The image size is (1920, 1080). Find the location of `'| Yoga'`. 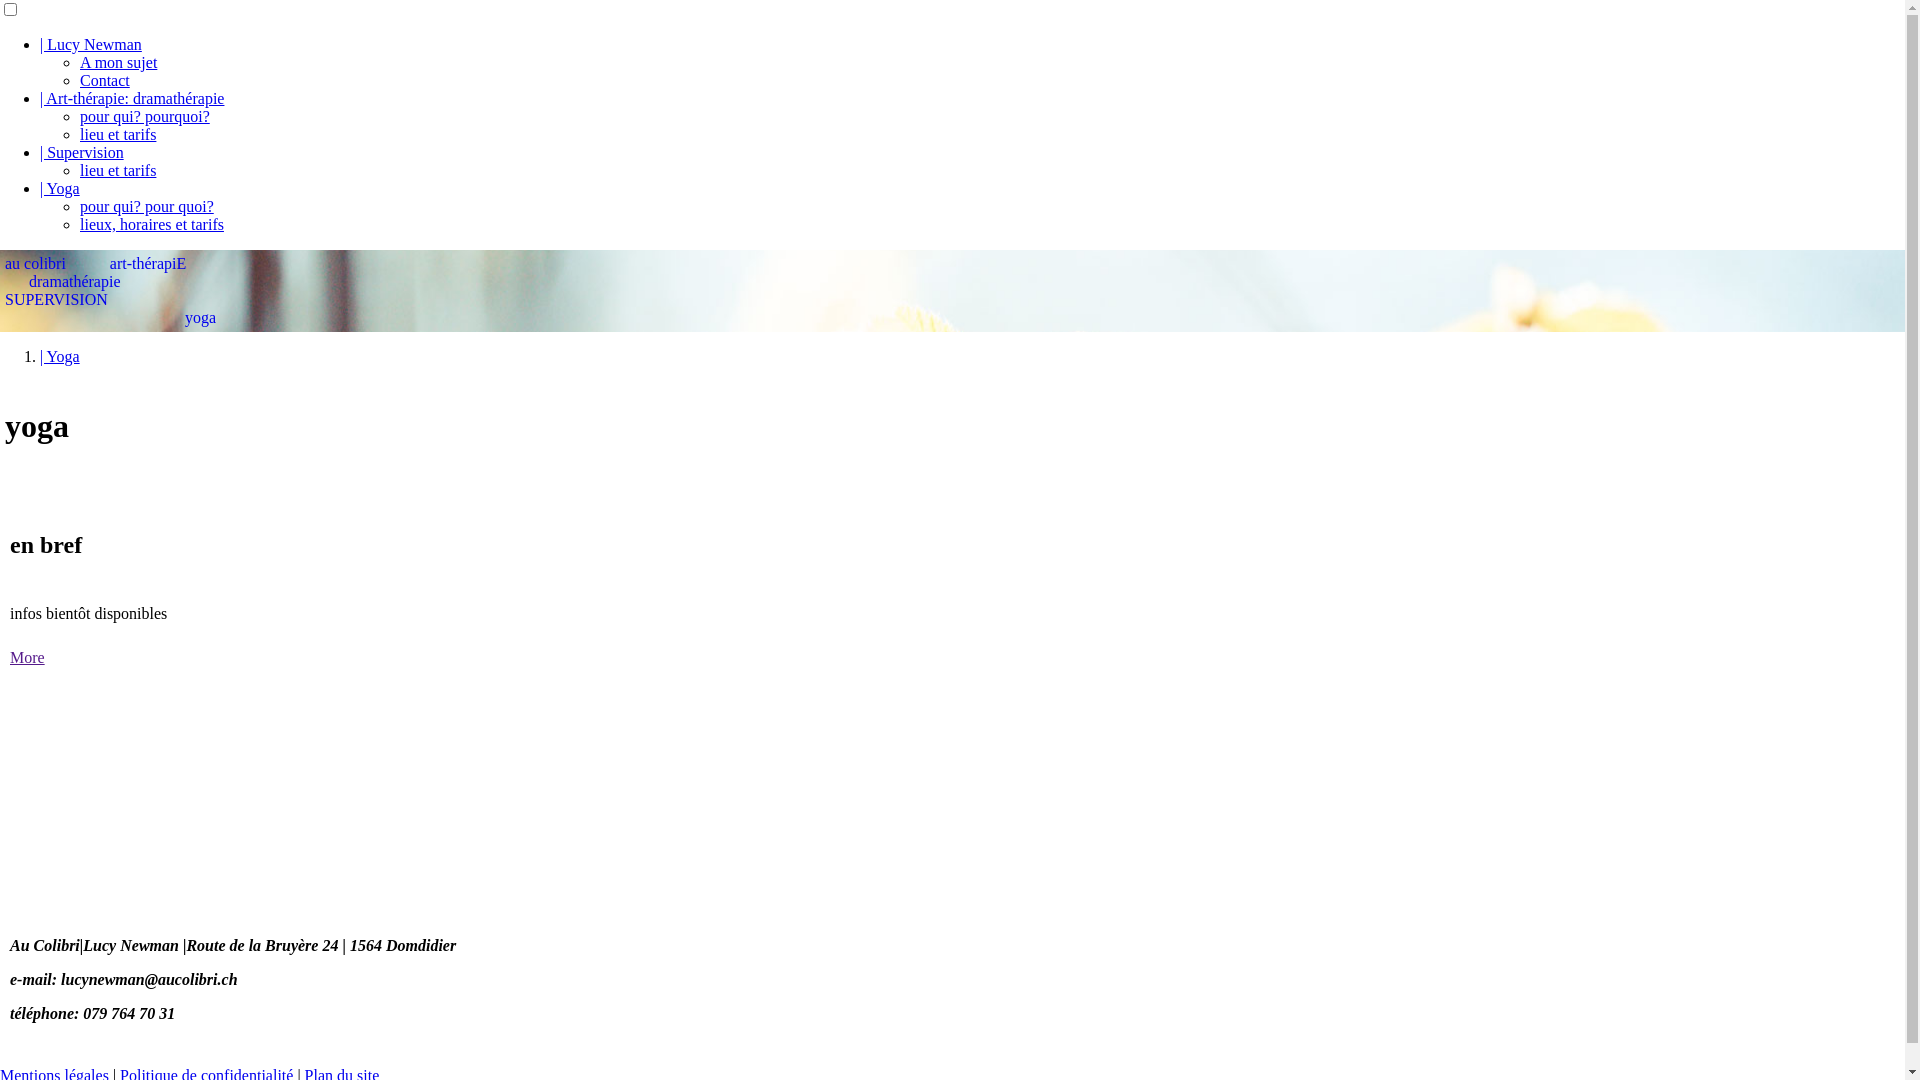

'| Yoga' is located at coordinates (59, 188).